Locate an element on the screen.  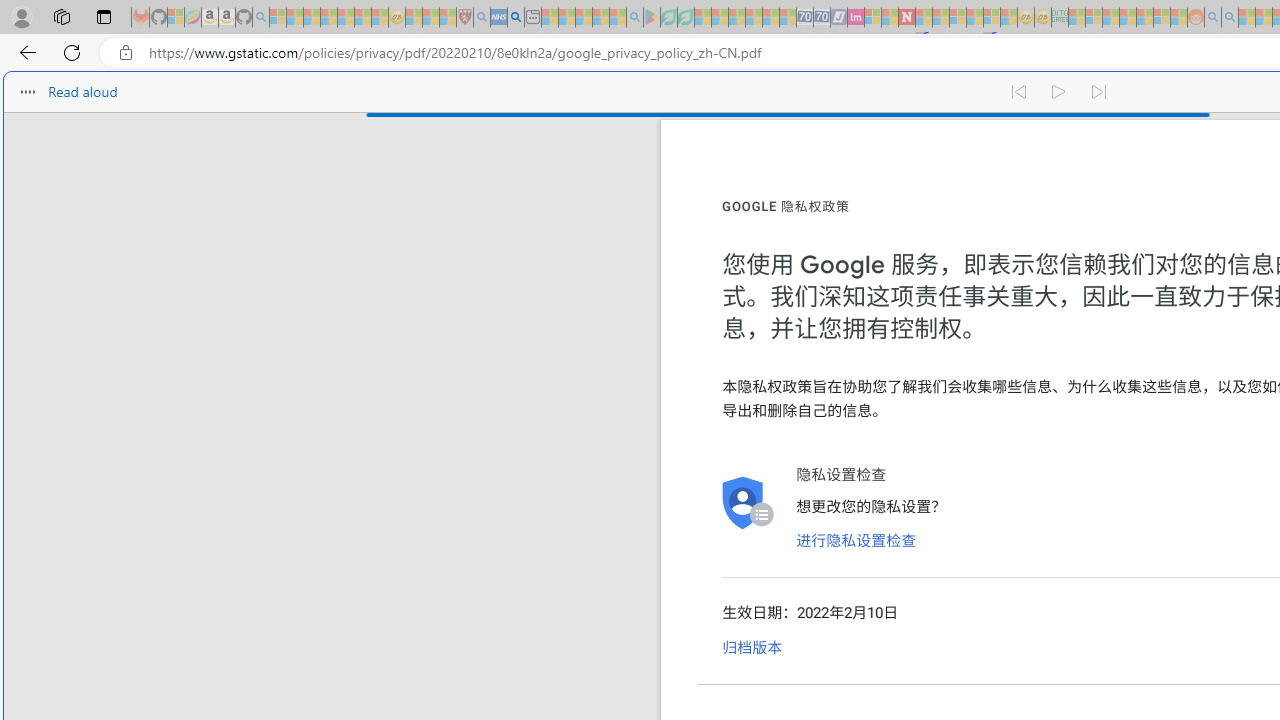
'Continue to read aloud (Ctrl+Shift+U)' is located at coordinates (1058, 86).